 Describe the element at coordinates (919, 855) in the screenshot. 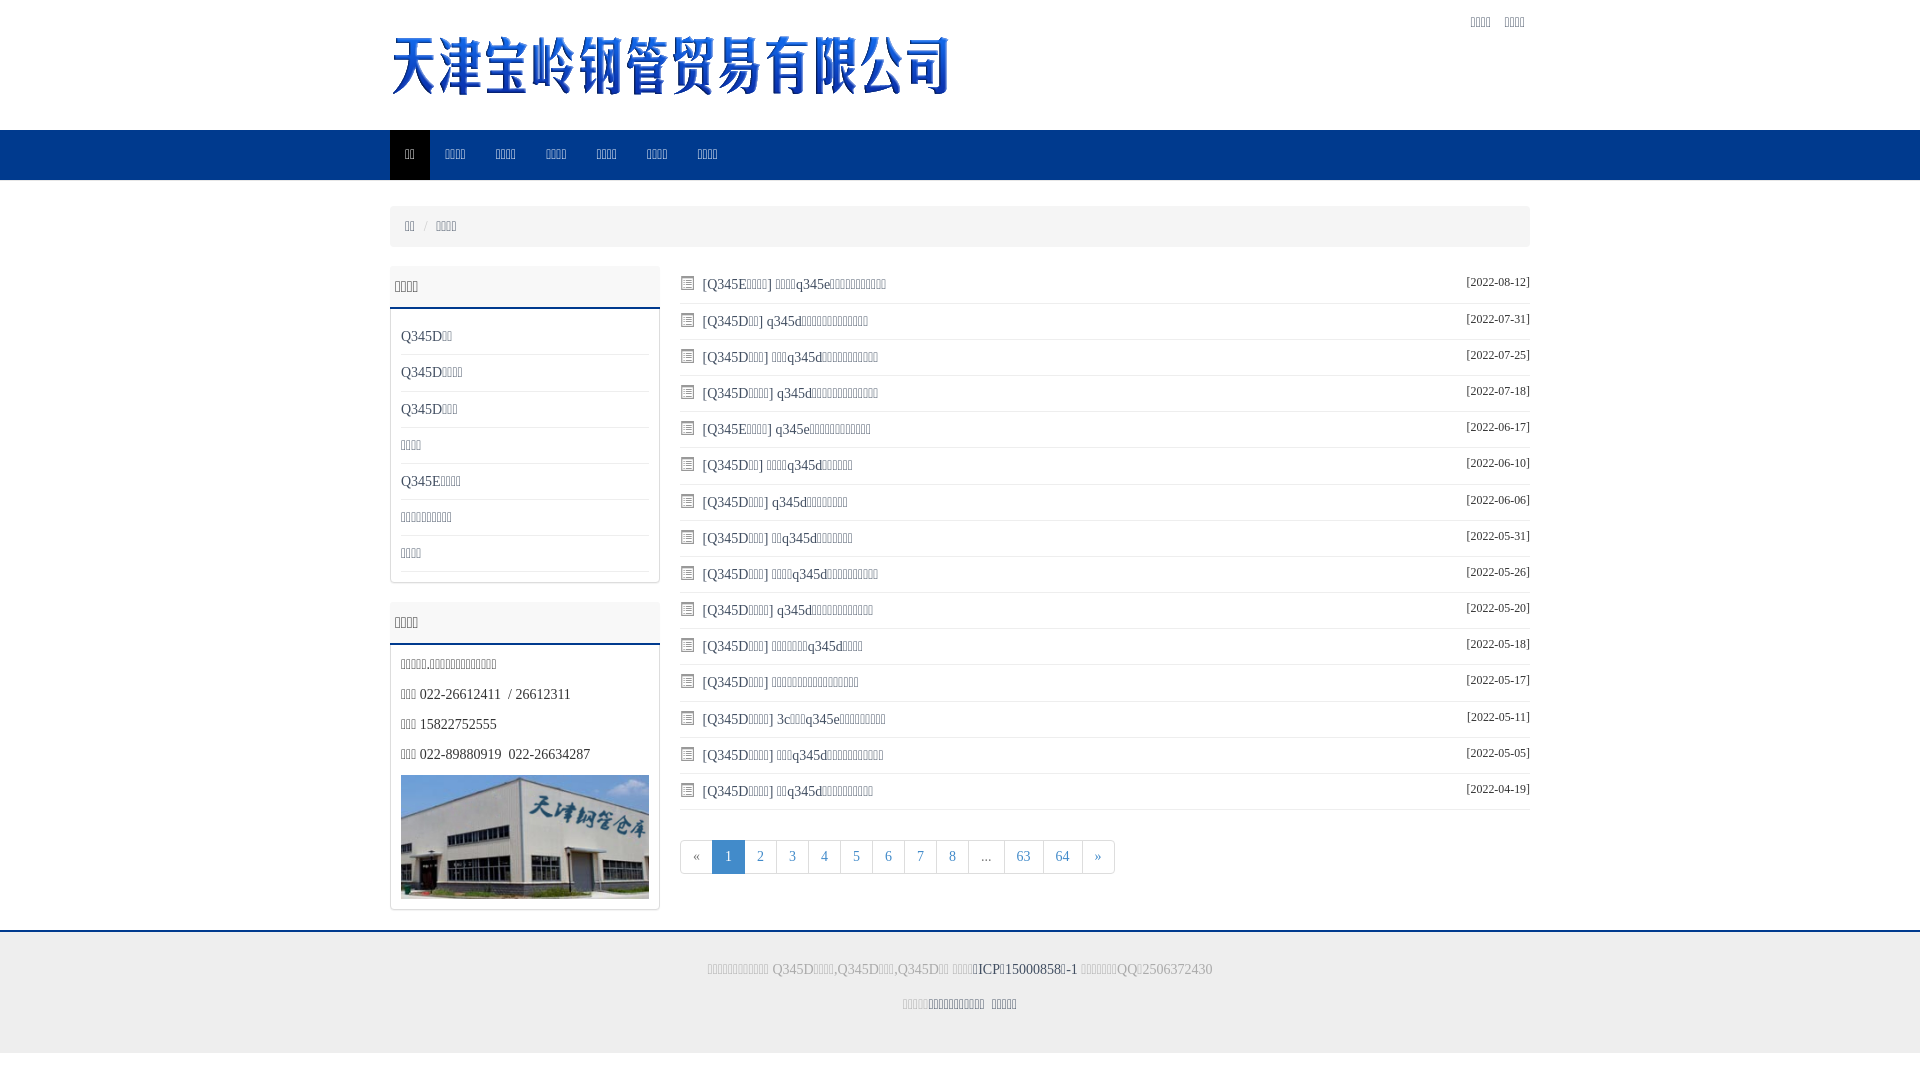

I see `'7'` at that location.